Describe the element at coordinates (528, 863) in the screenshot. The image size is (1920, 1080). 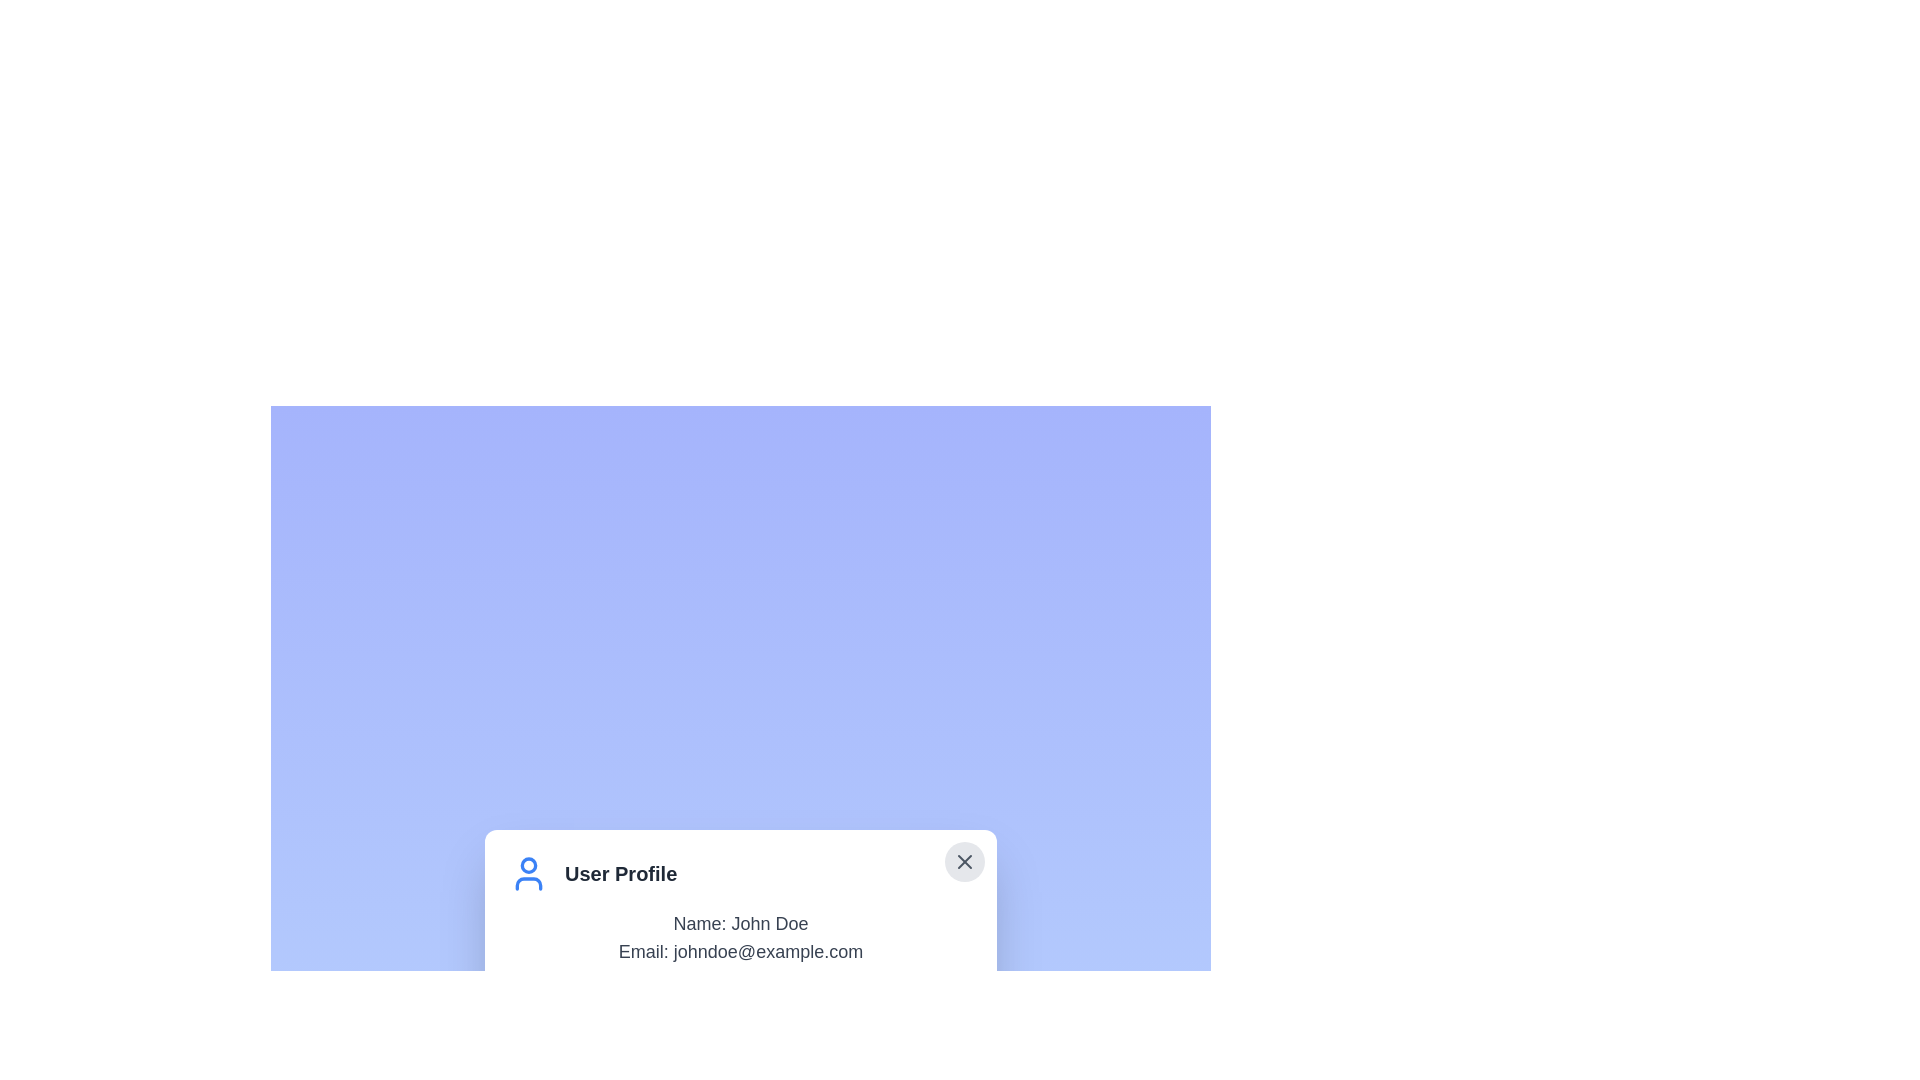
I see `the decorative graphical circle element that marks the user icon in the interface, located at the top region of the user icon graphic` at that location.